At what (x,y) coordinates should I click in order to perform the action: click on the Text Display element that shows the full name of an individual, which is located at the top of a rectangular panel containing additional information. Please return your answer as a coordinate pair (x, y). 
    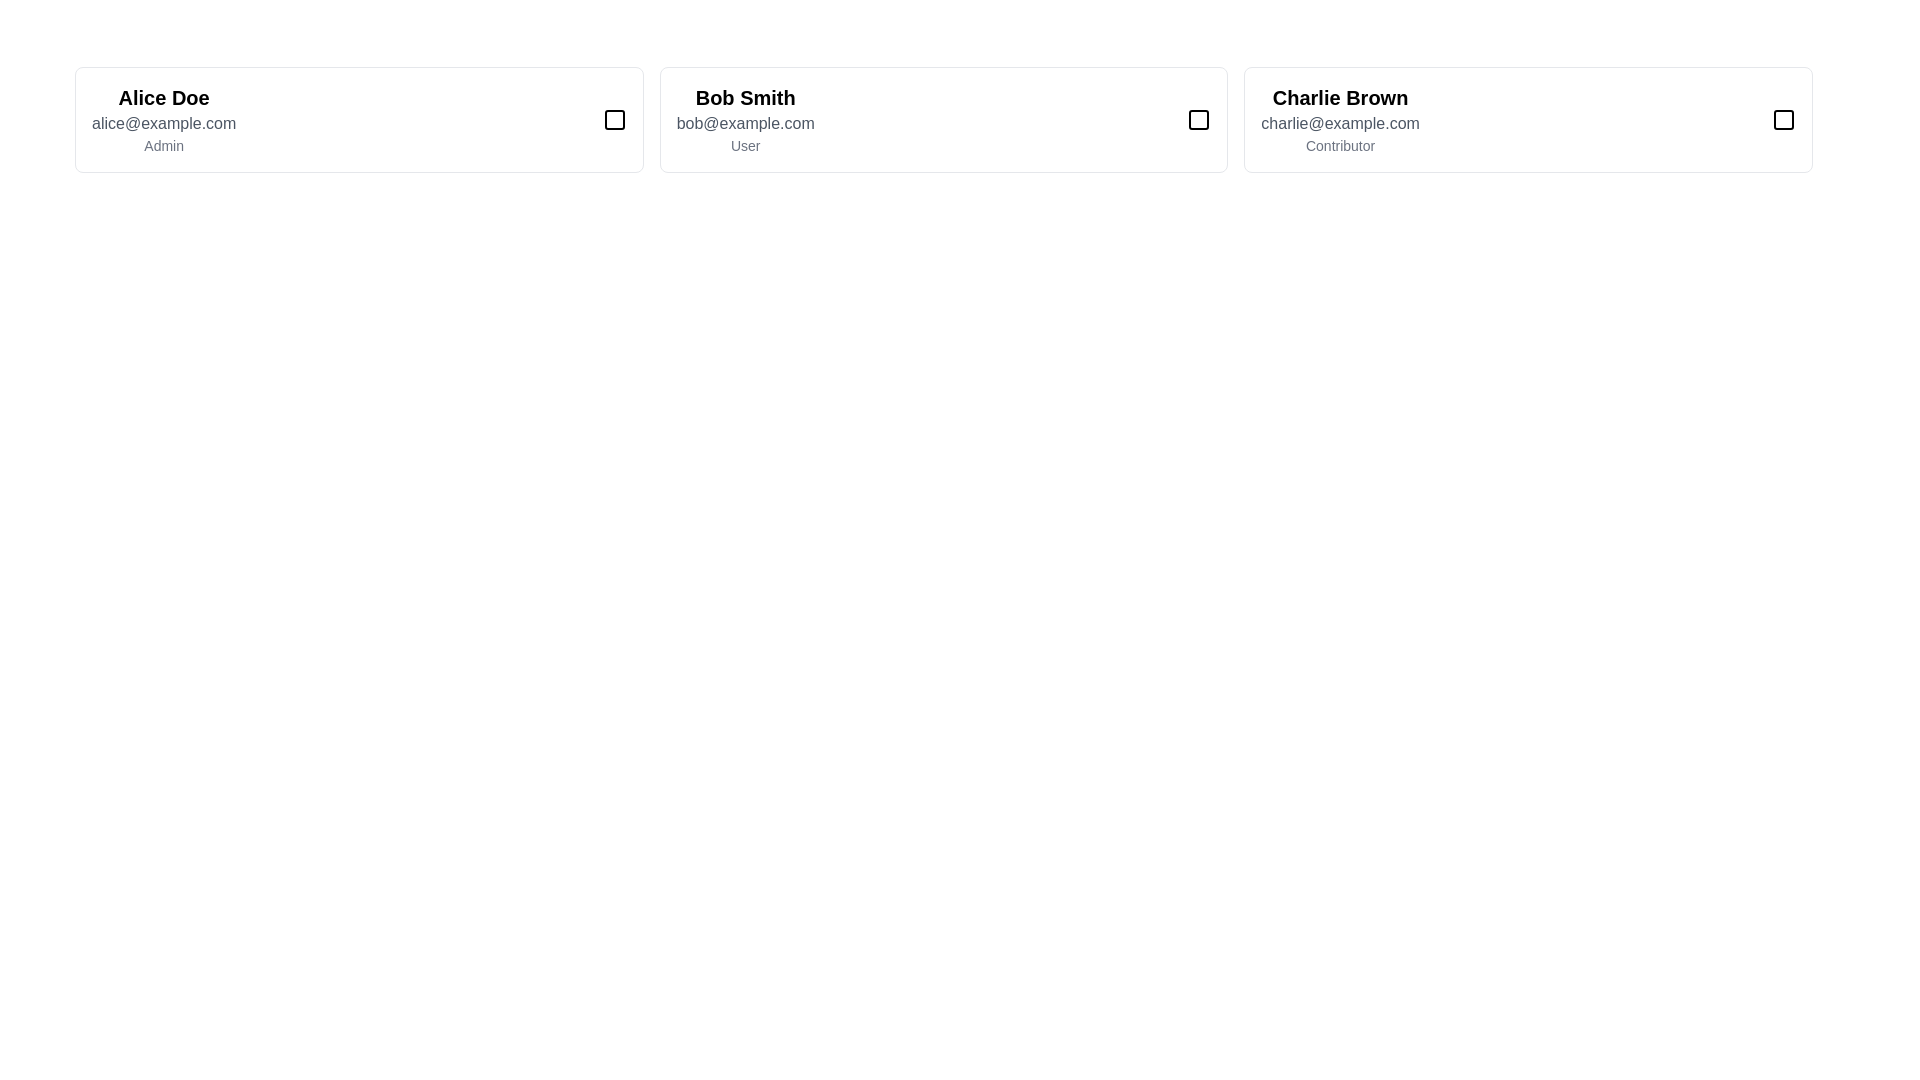
    Looking at the image, I should click on (1340, 97).